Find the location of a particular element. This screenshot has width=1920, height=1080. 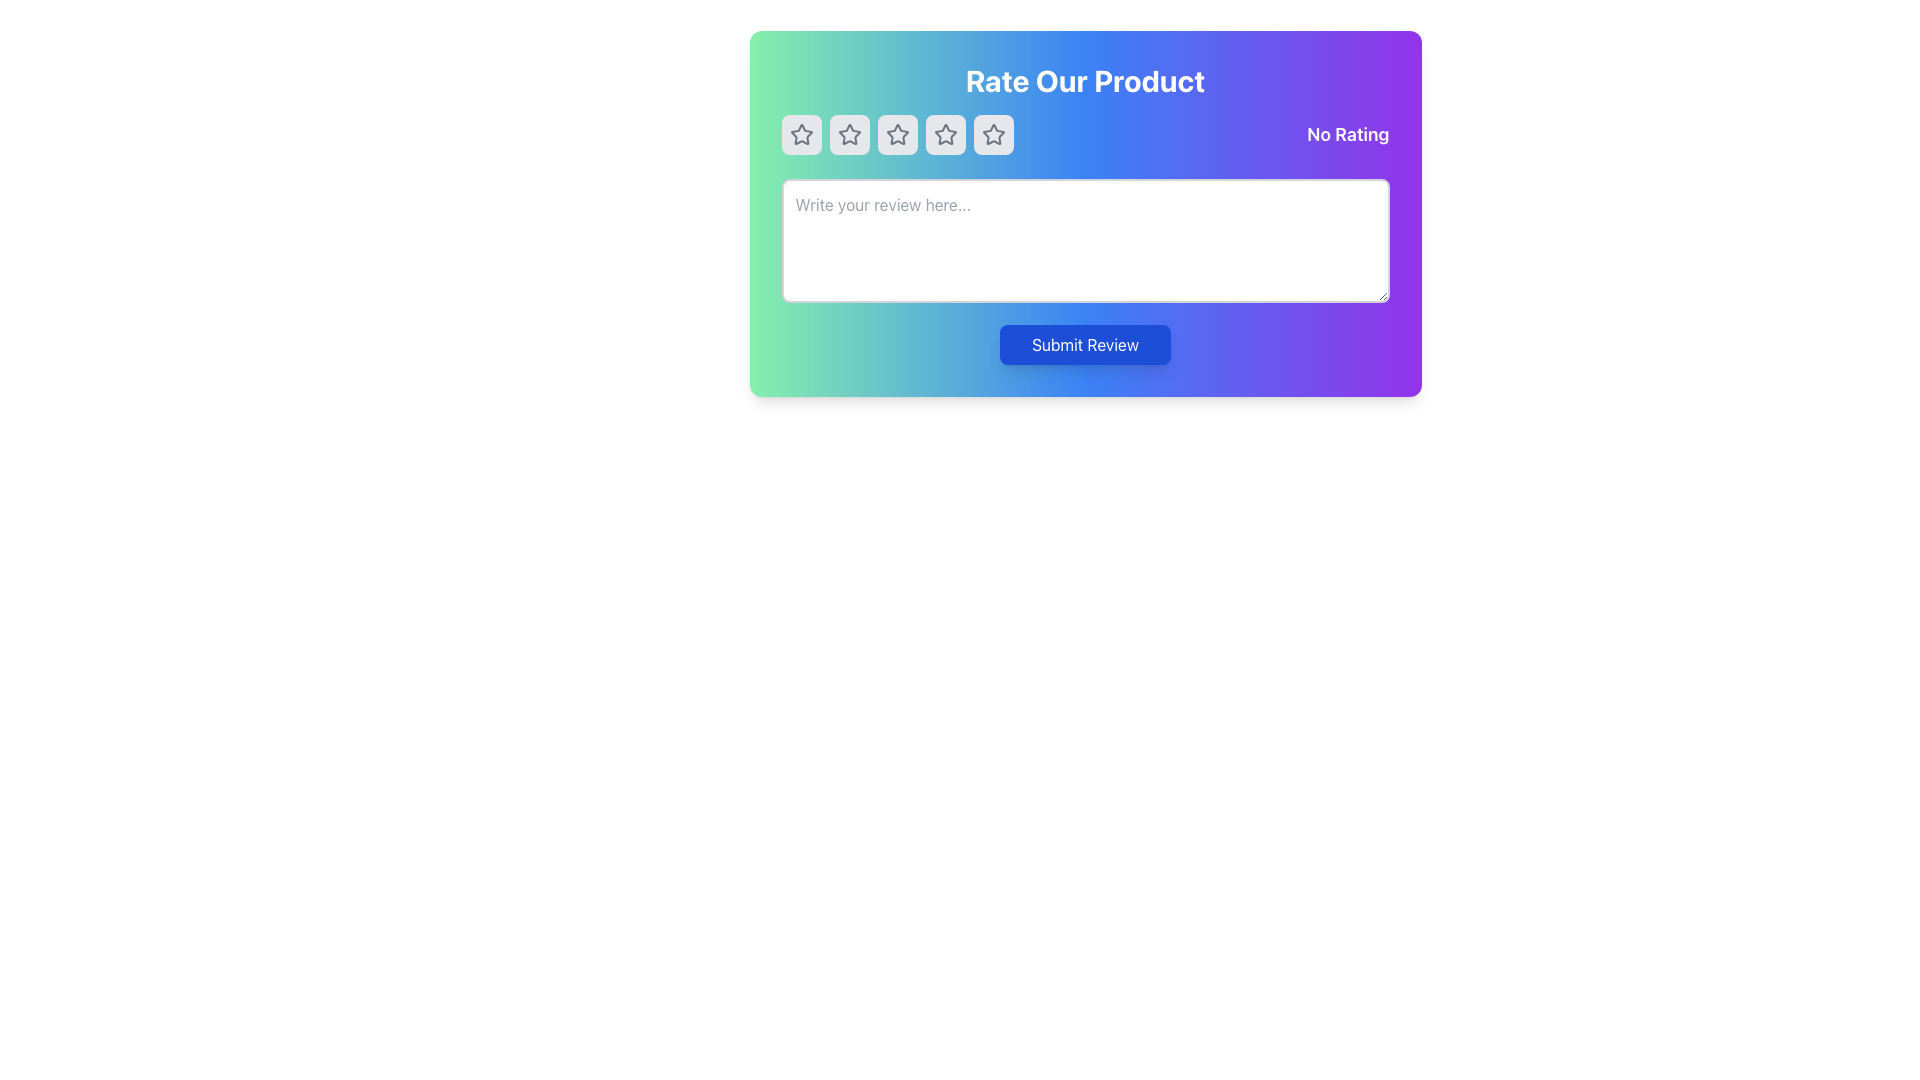

the fourth star in the rating row is located at coordinates (993, 134).